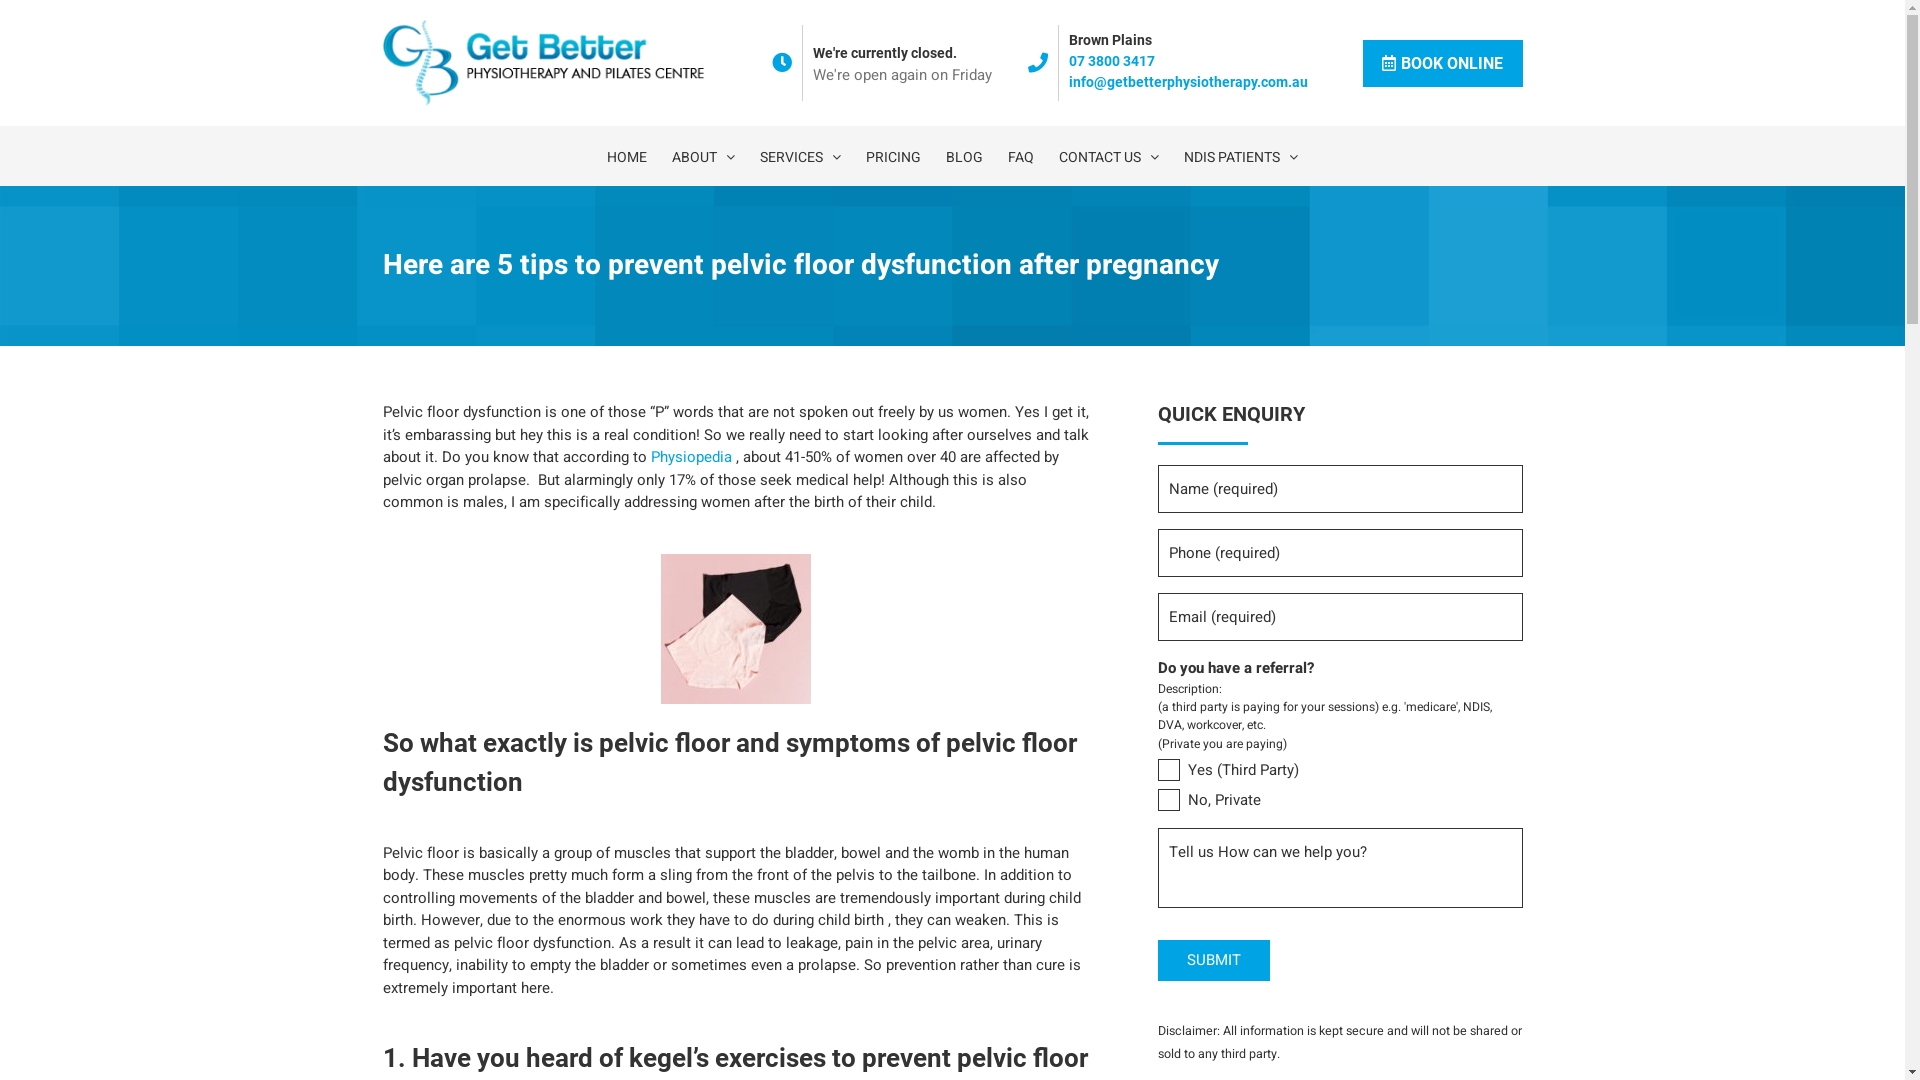 The image size is (1920, 1080). What do you see at coordinates (661, 627) in the screenshot?
I see `'two-pairs-of-women-s-underwear'` at bounding box center [661, 627].